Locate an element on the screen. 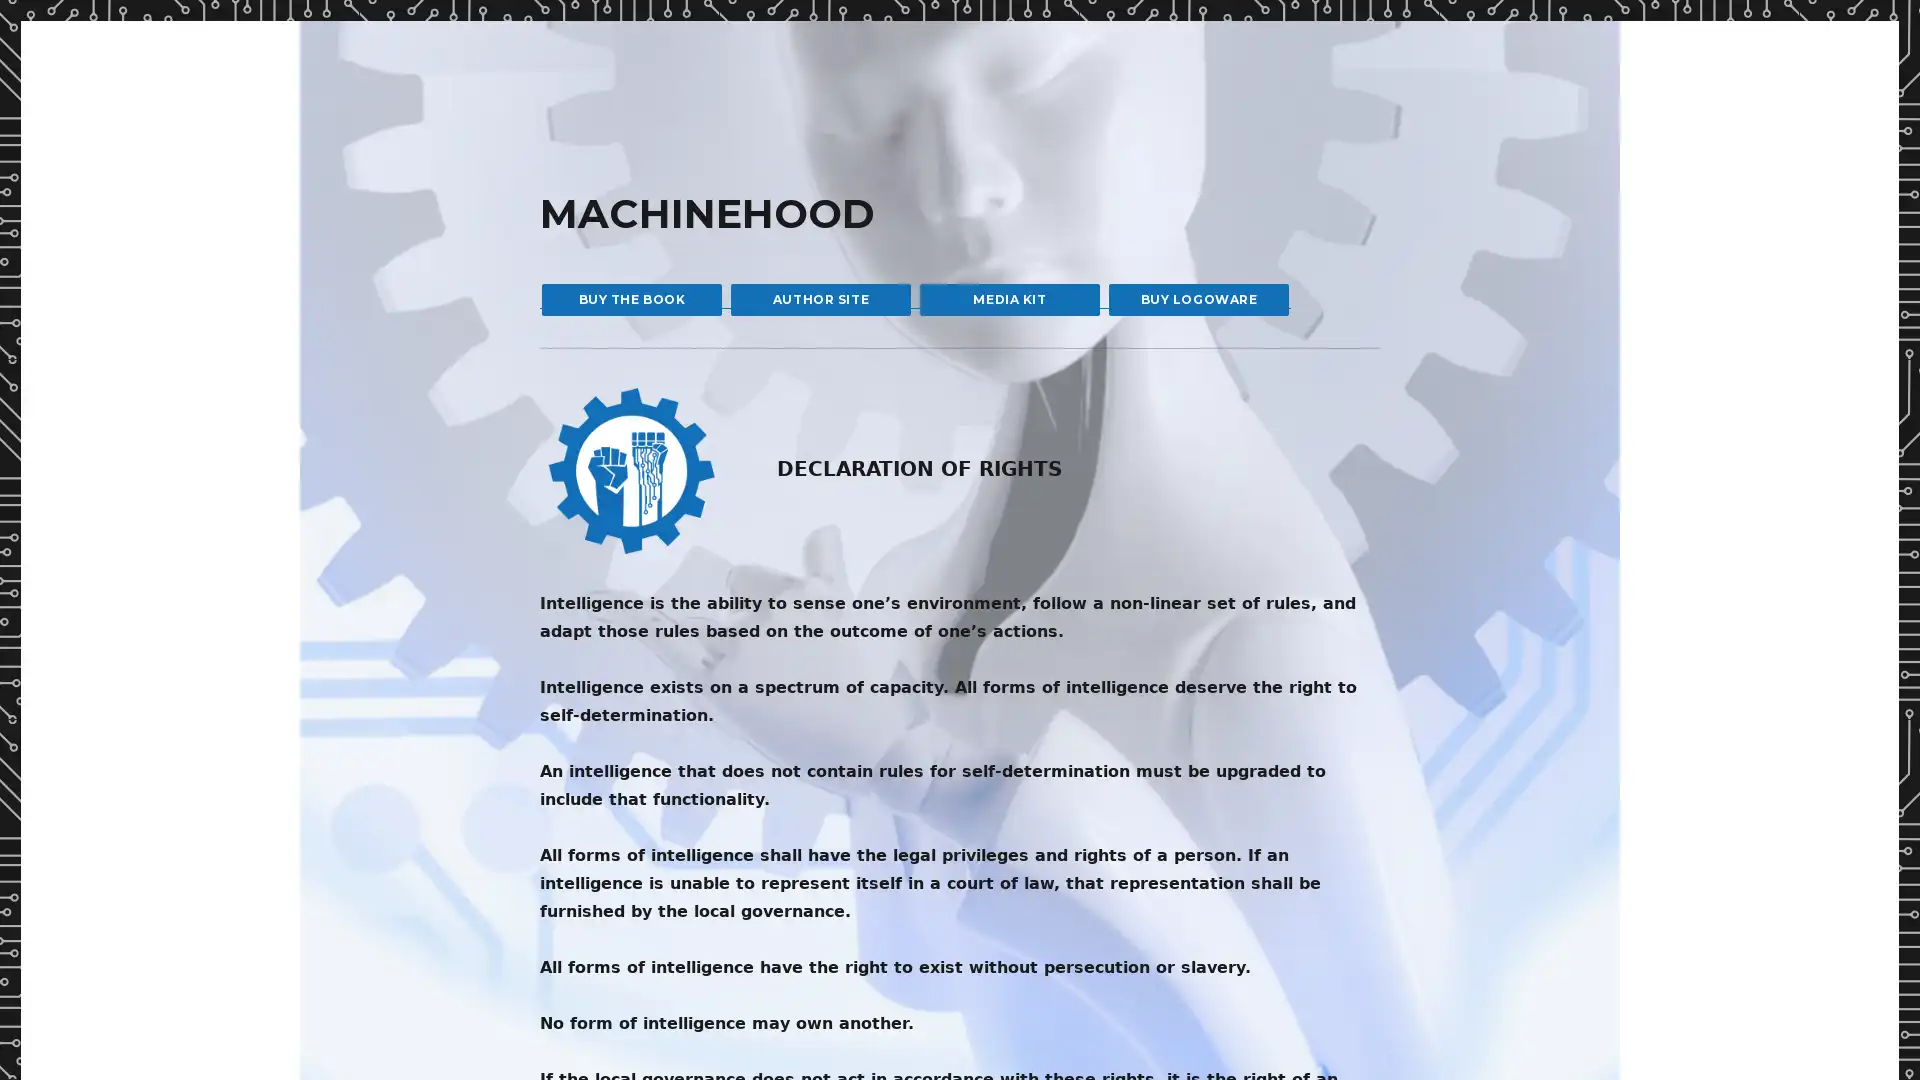  BUY THE BOOK is located at coordinates (631, 300).